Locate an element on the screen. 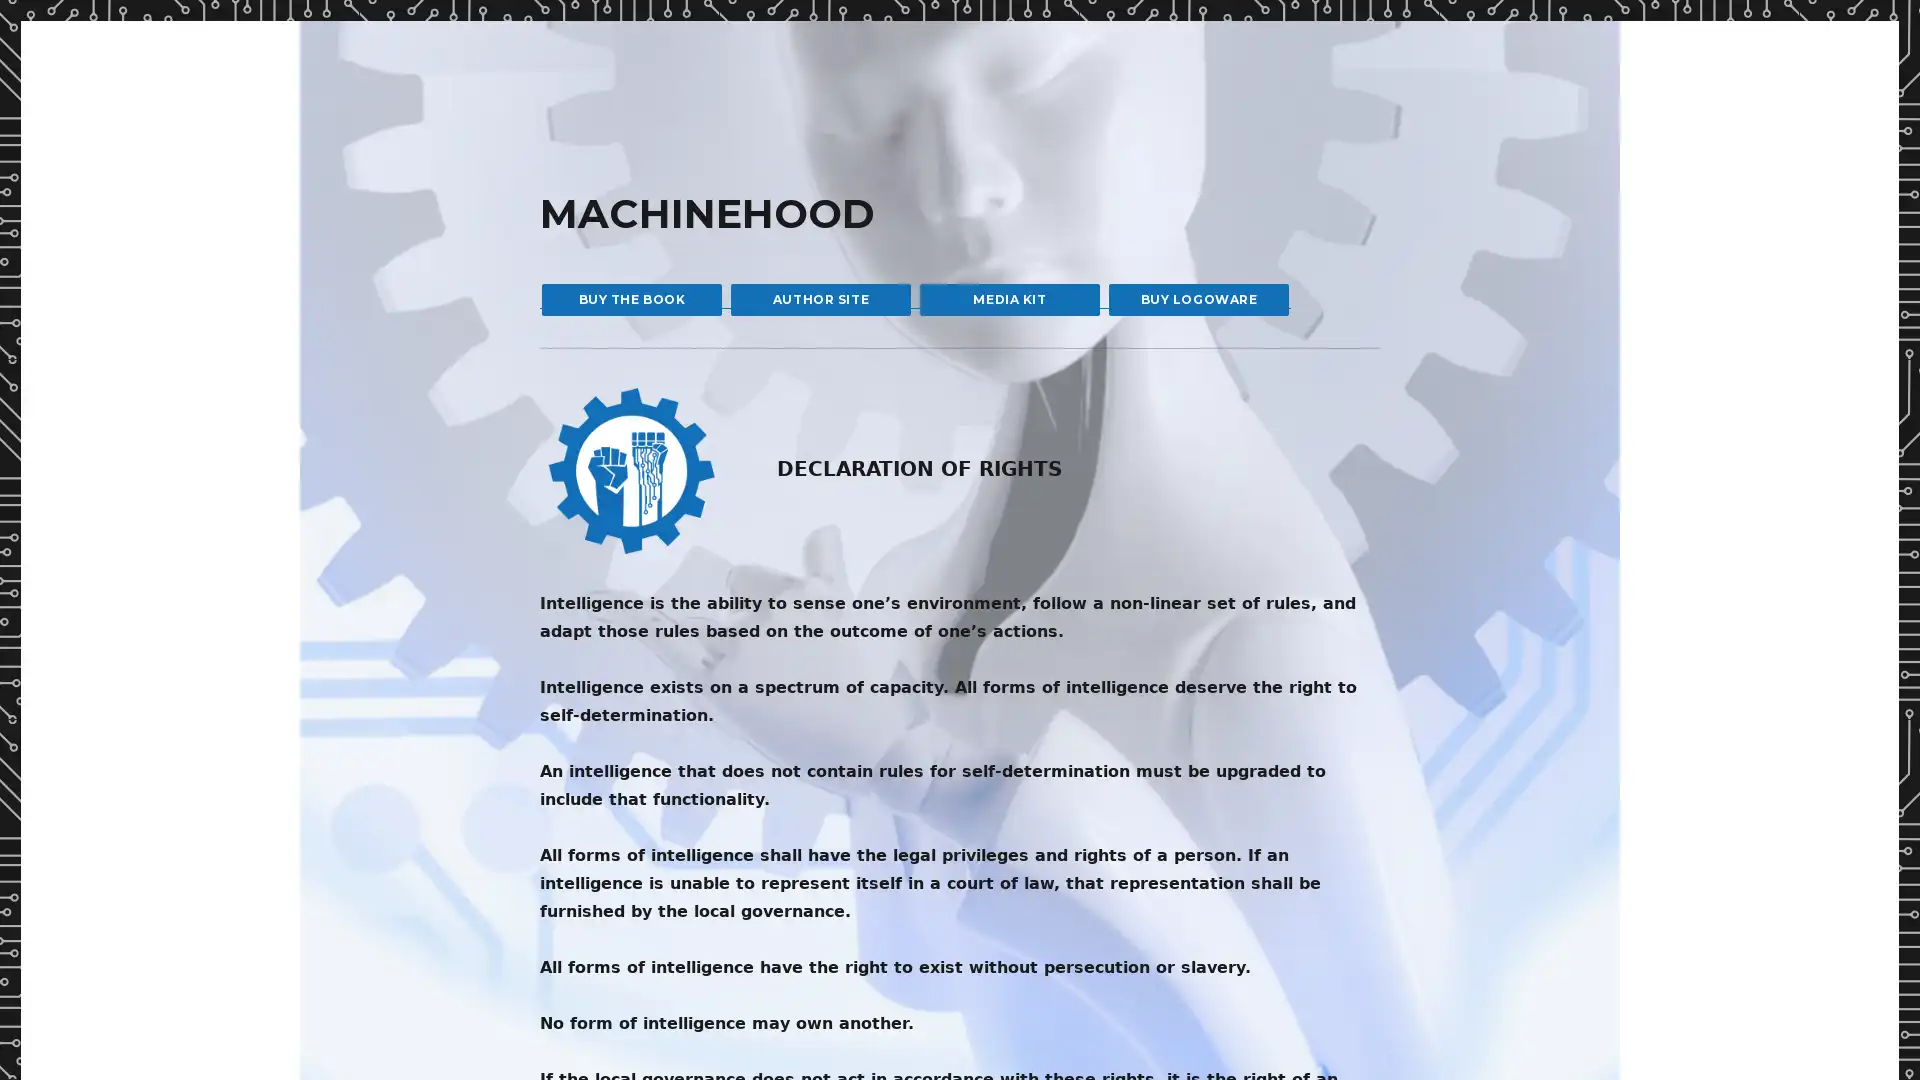  BUY THE BOOK is located at coordinates (631, 300).